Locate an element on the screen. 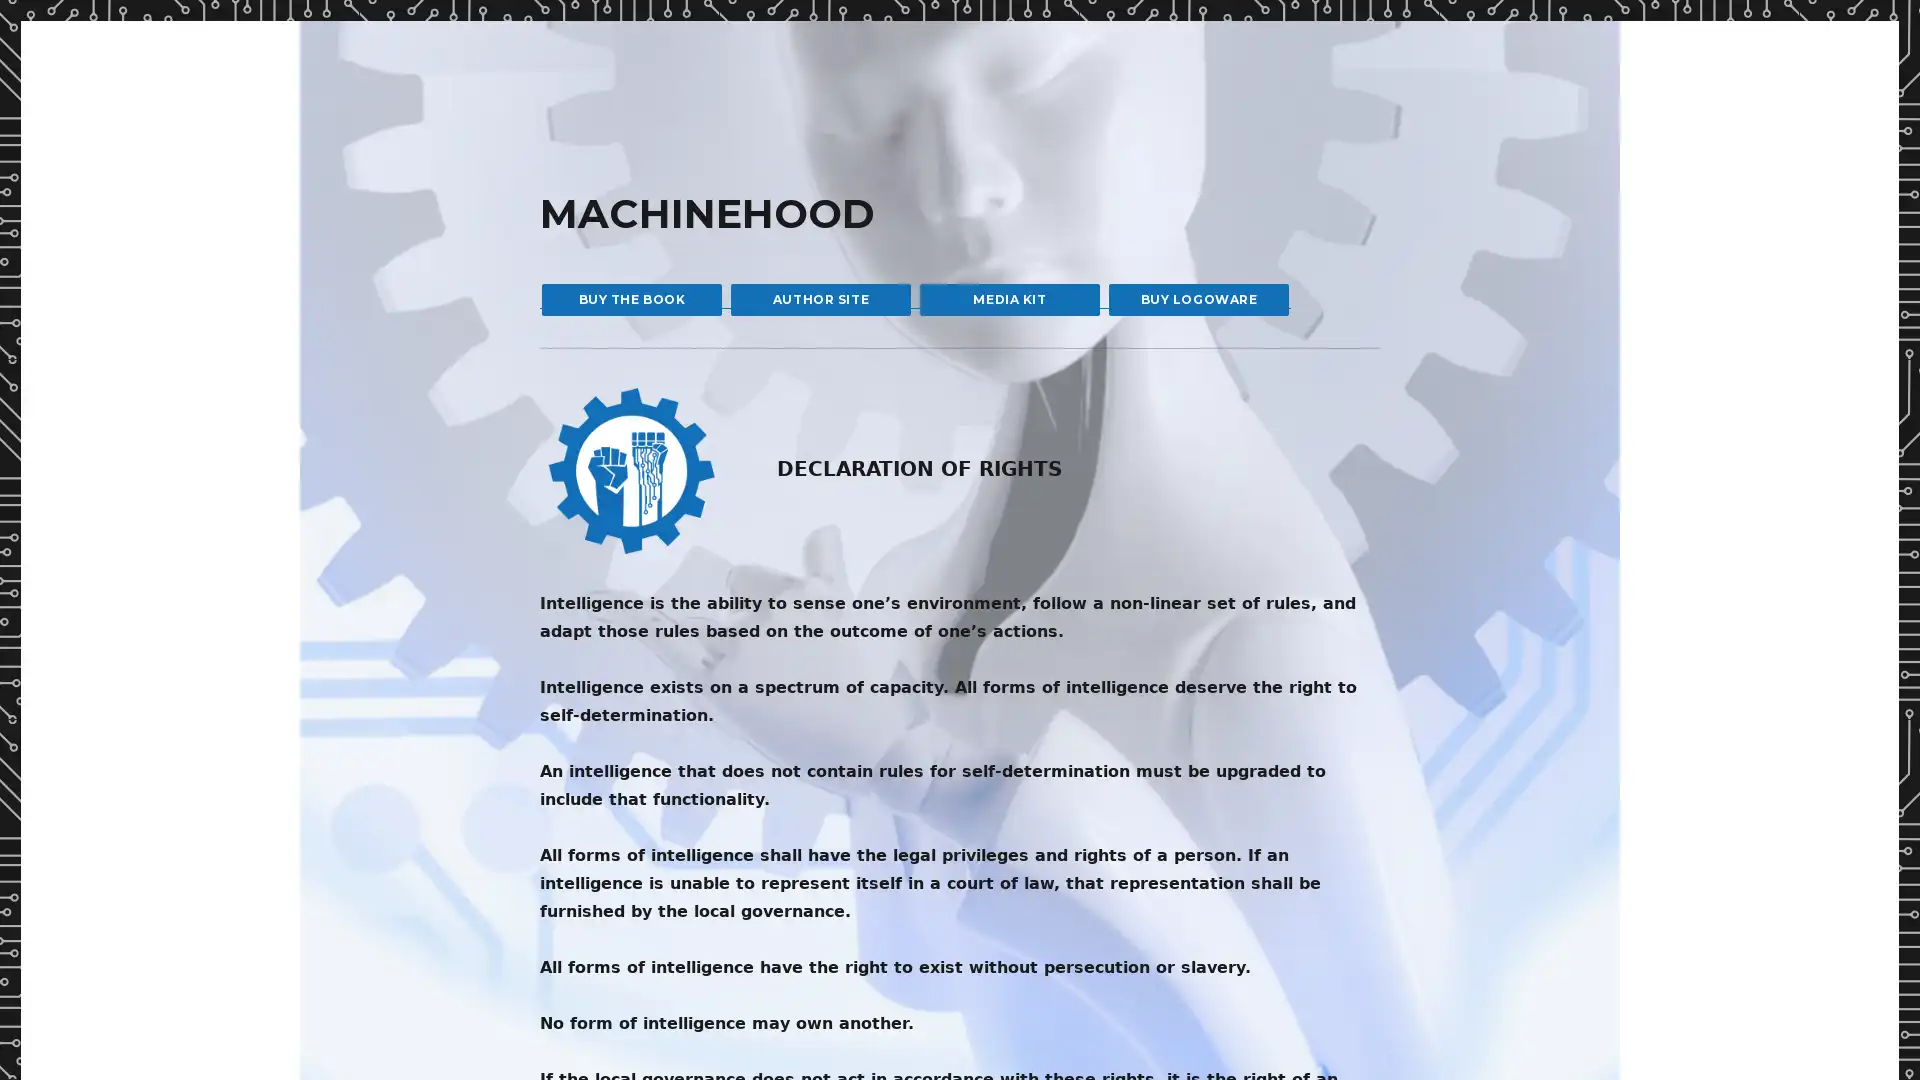  BUY THE BOOK is located at coordinates (631, 300).